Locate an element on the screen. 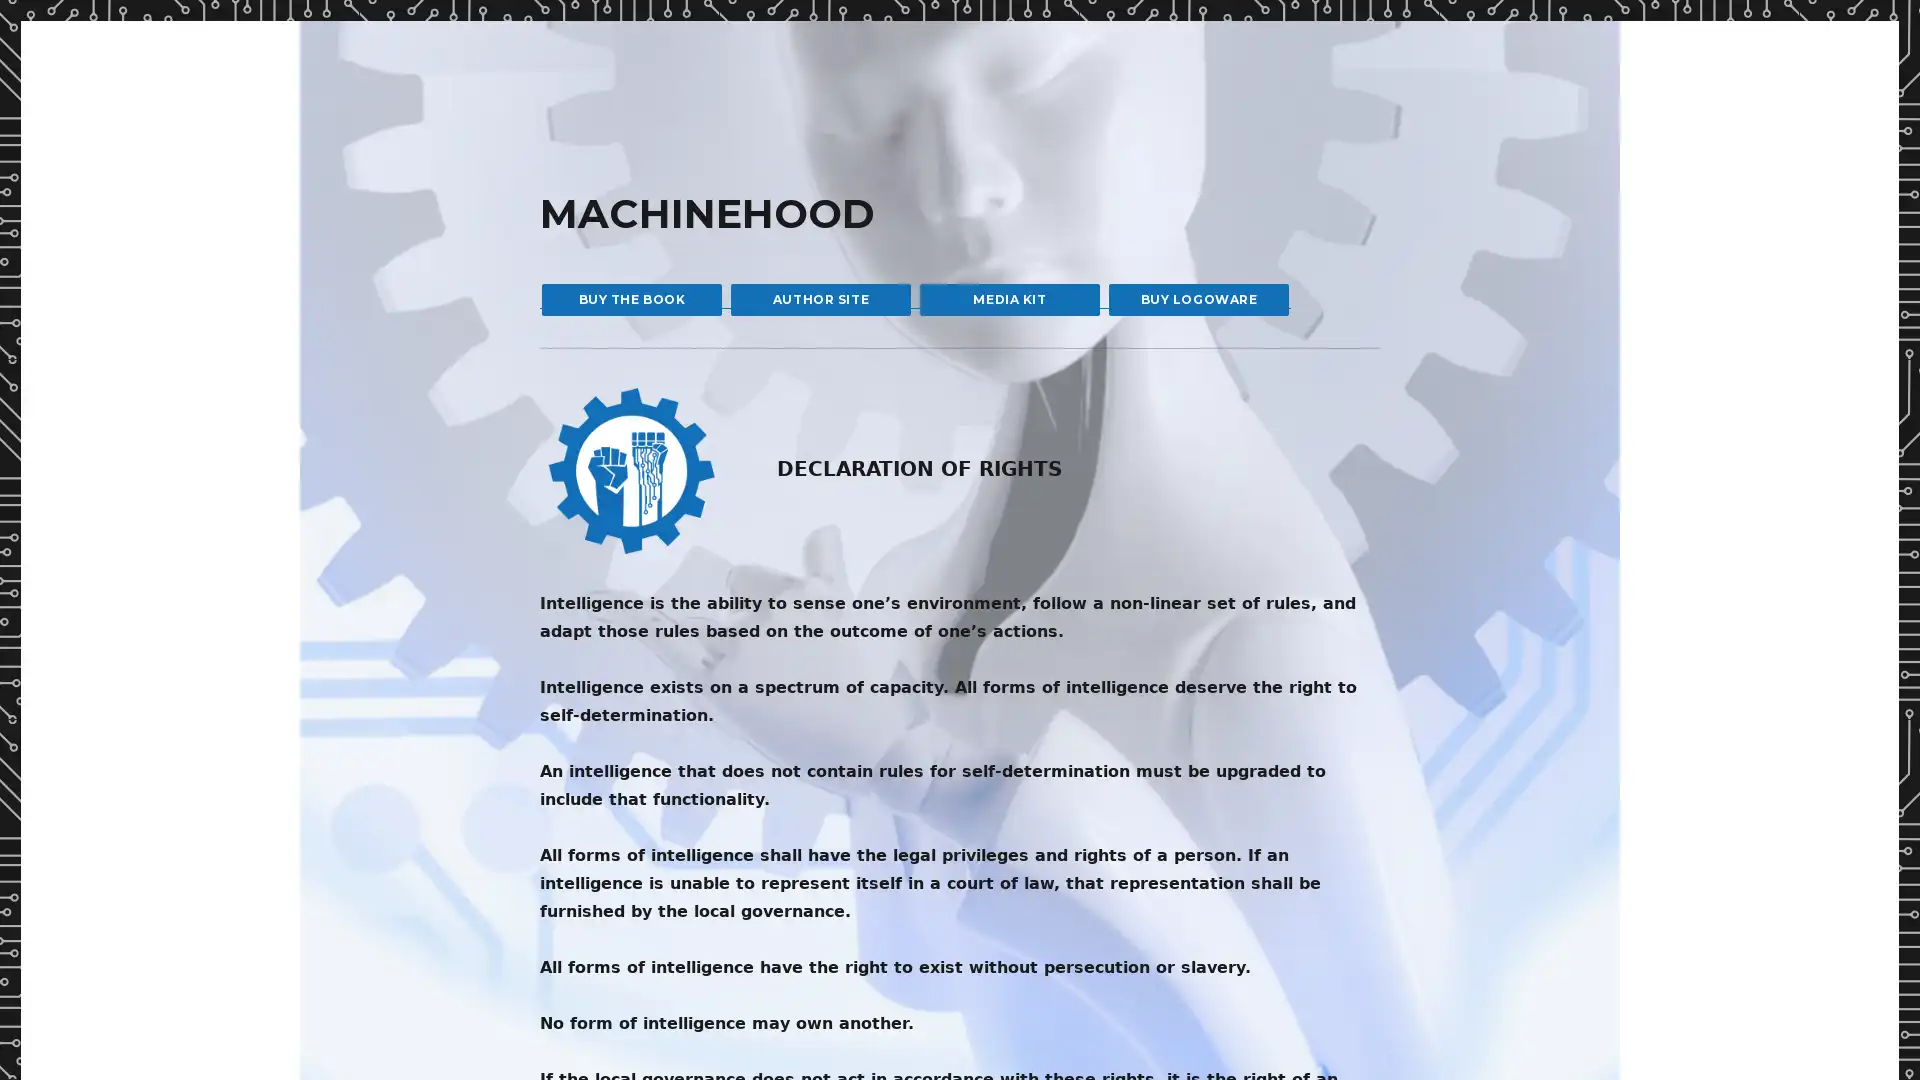  BUY THE BOOK is located at coordinates (631, 300).